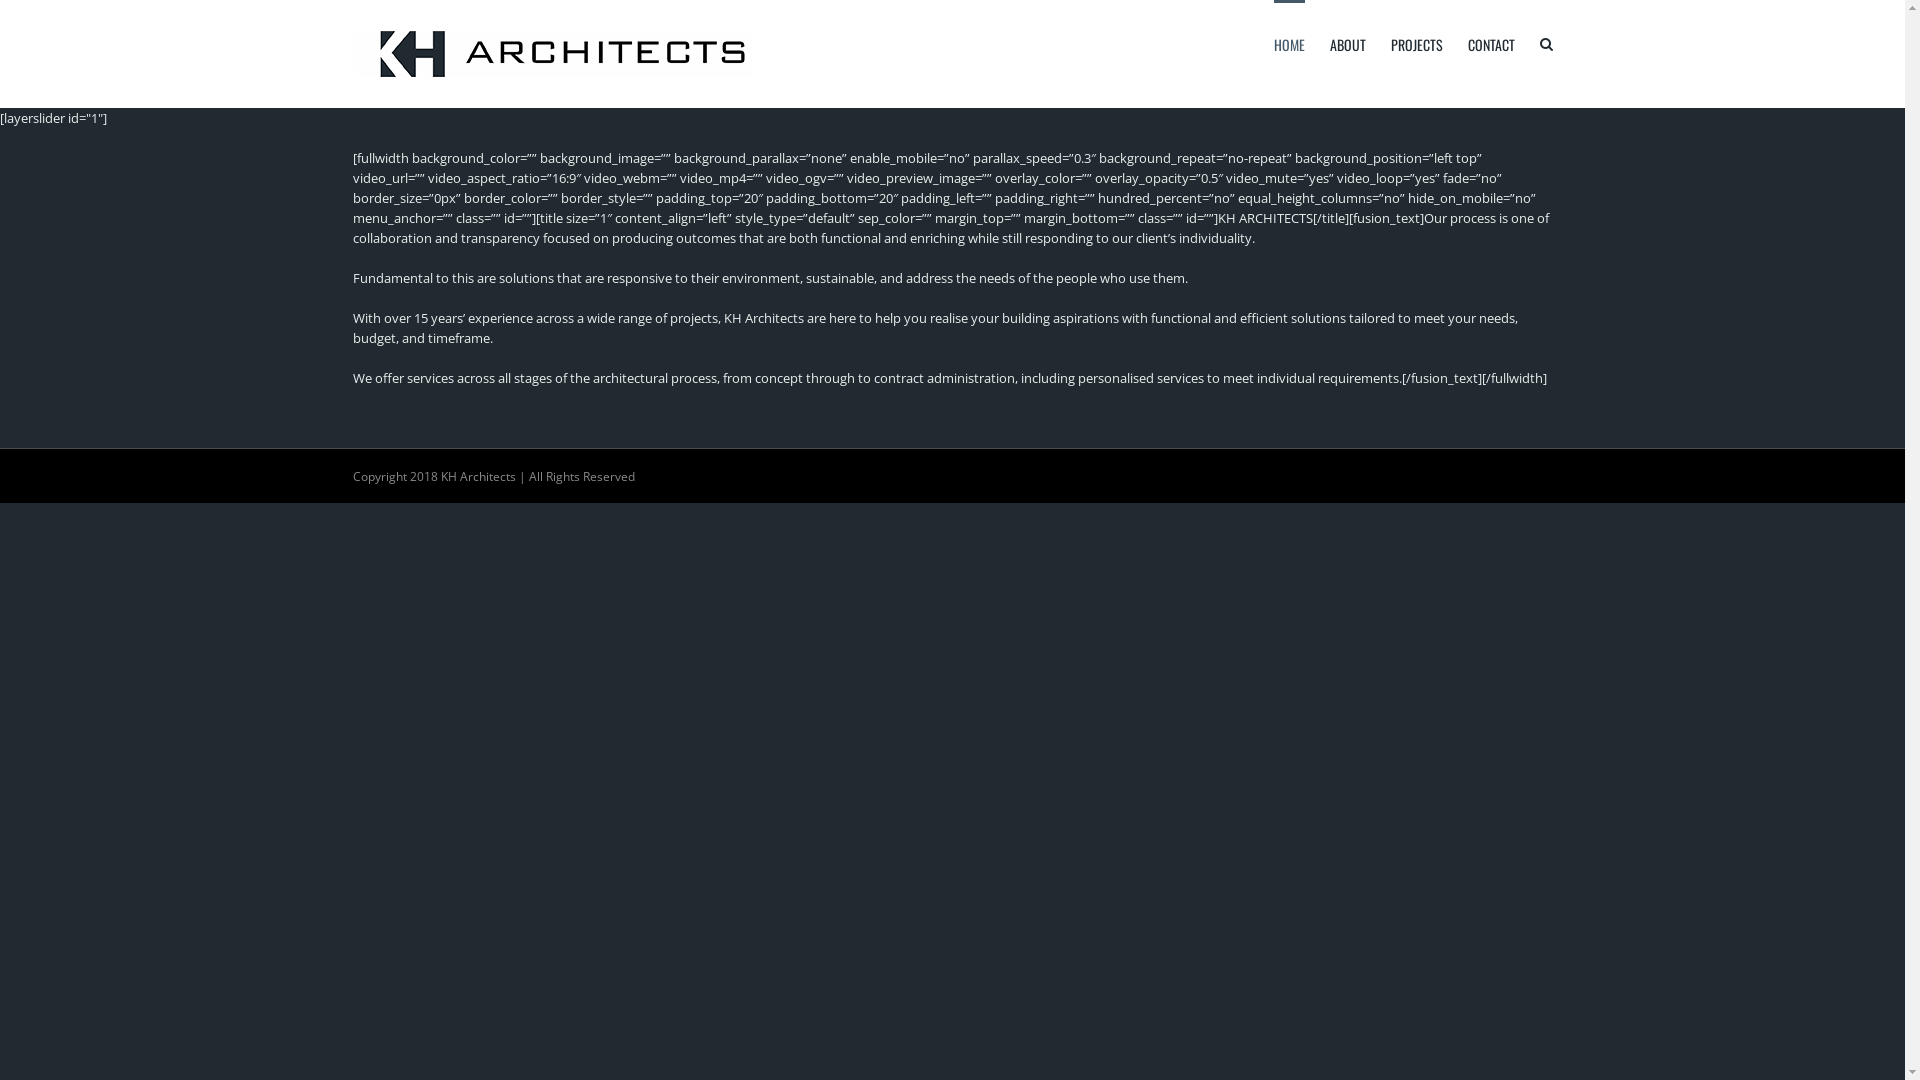  I want to click on 'HOME', so click(1272, 42).